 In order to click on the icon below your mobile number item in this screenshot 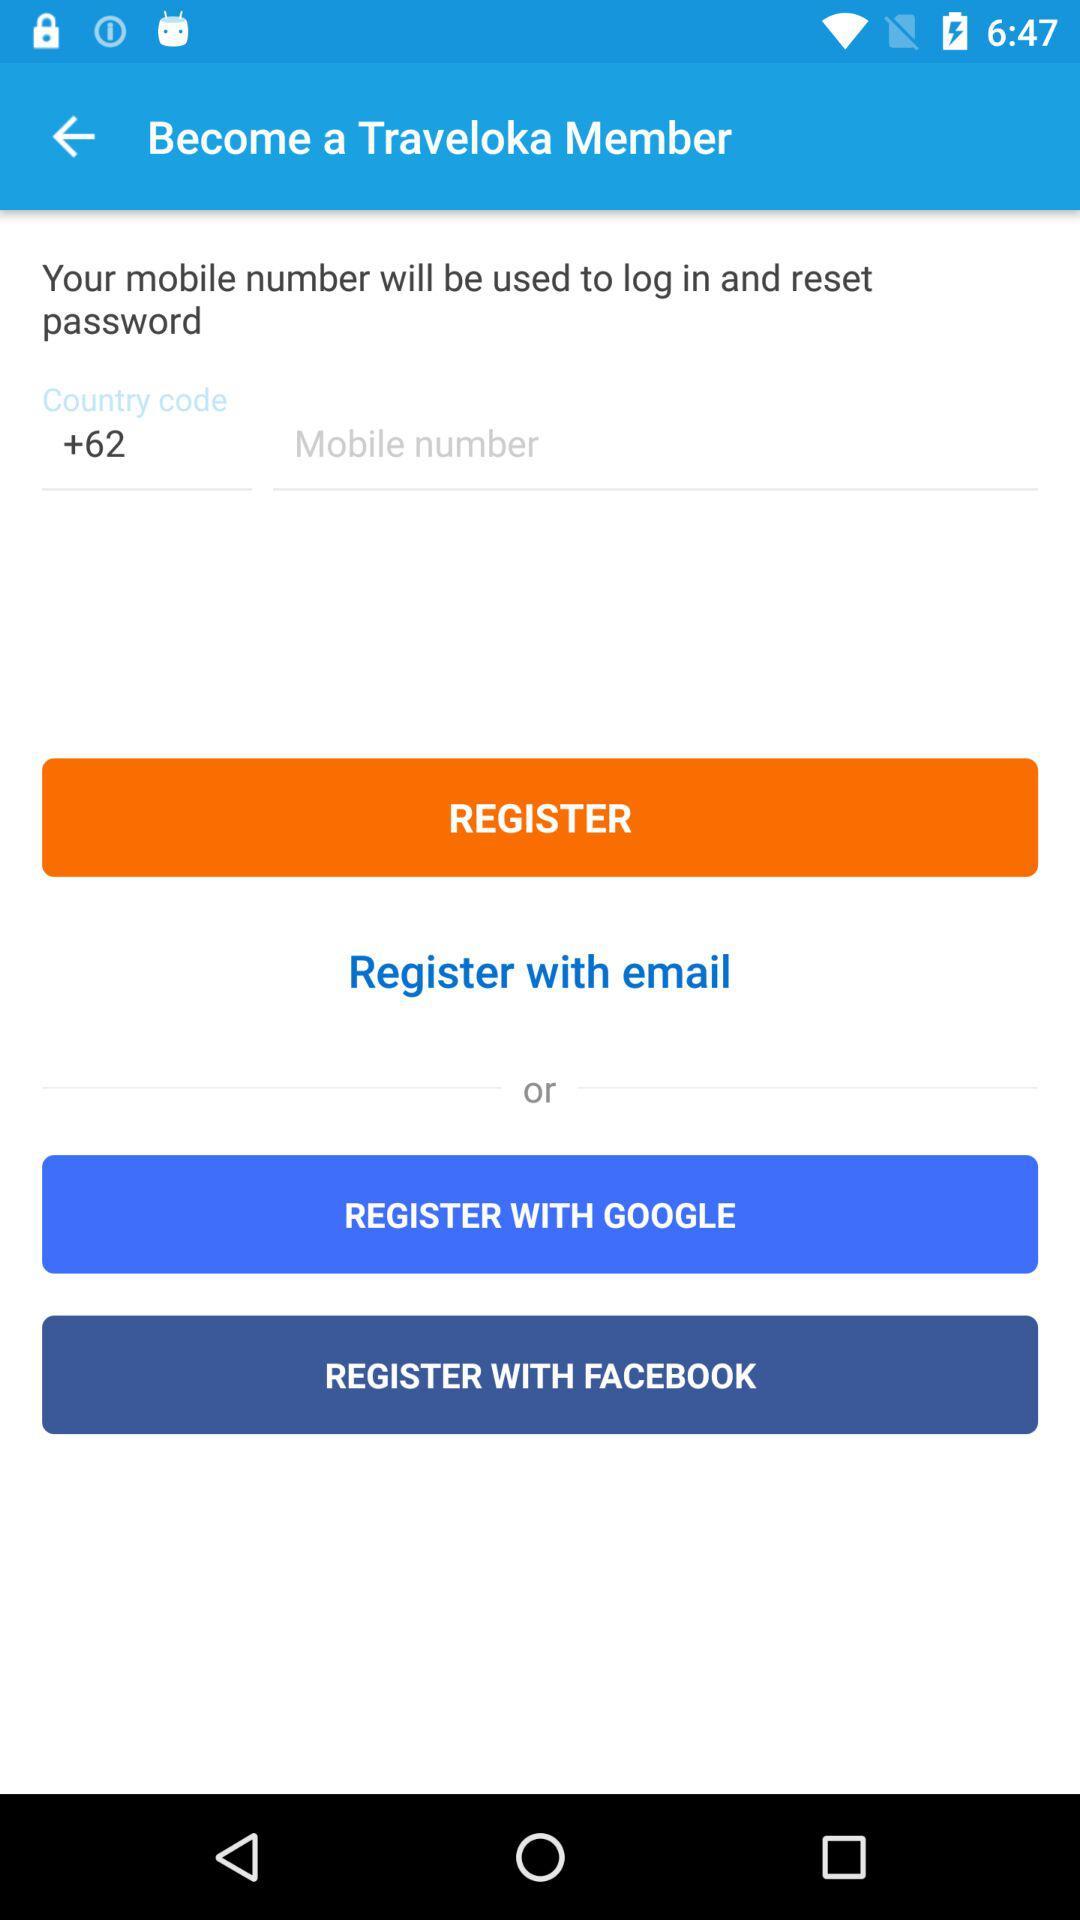, I will do `click(655, 454)`.